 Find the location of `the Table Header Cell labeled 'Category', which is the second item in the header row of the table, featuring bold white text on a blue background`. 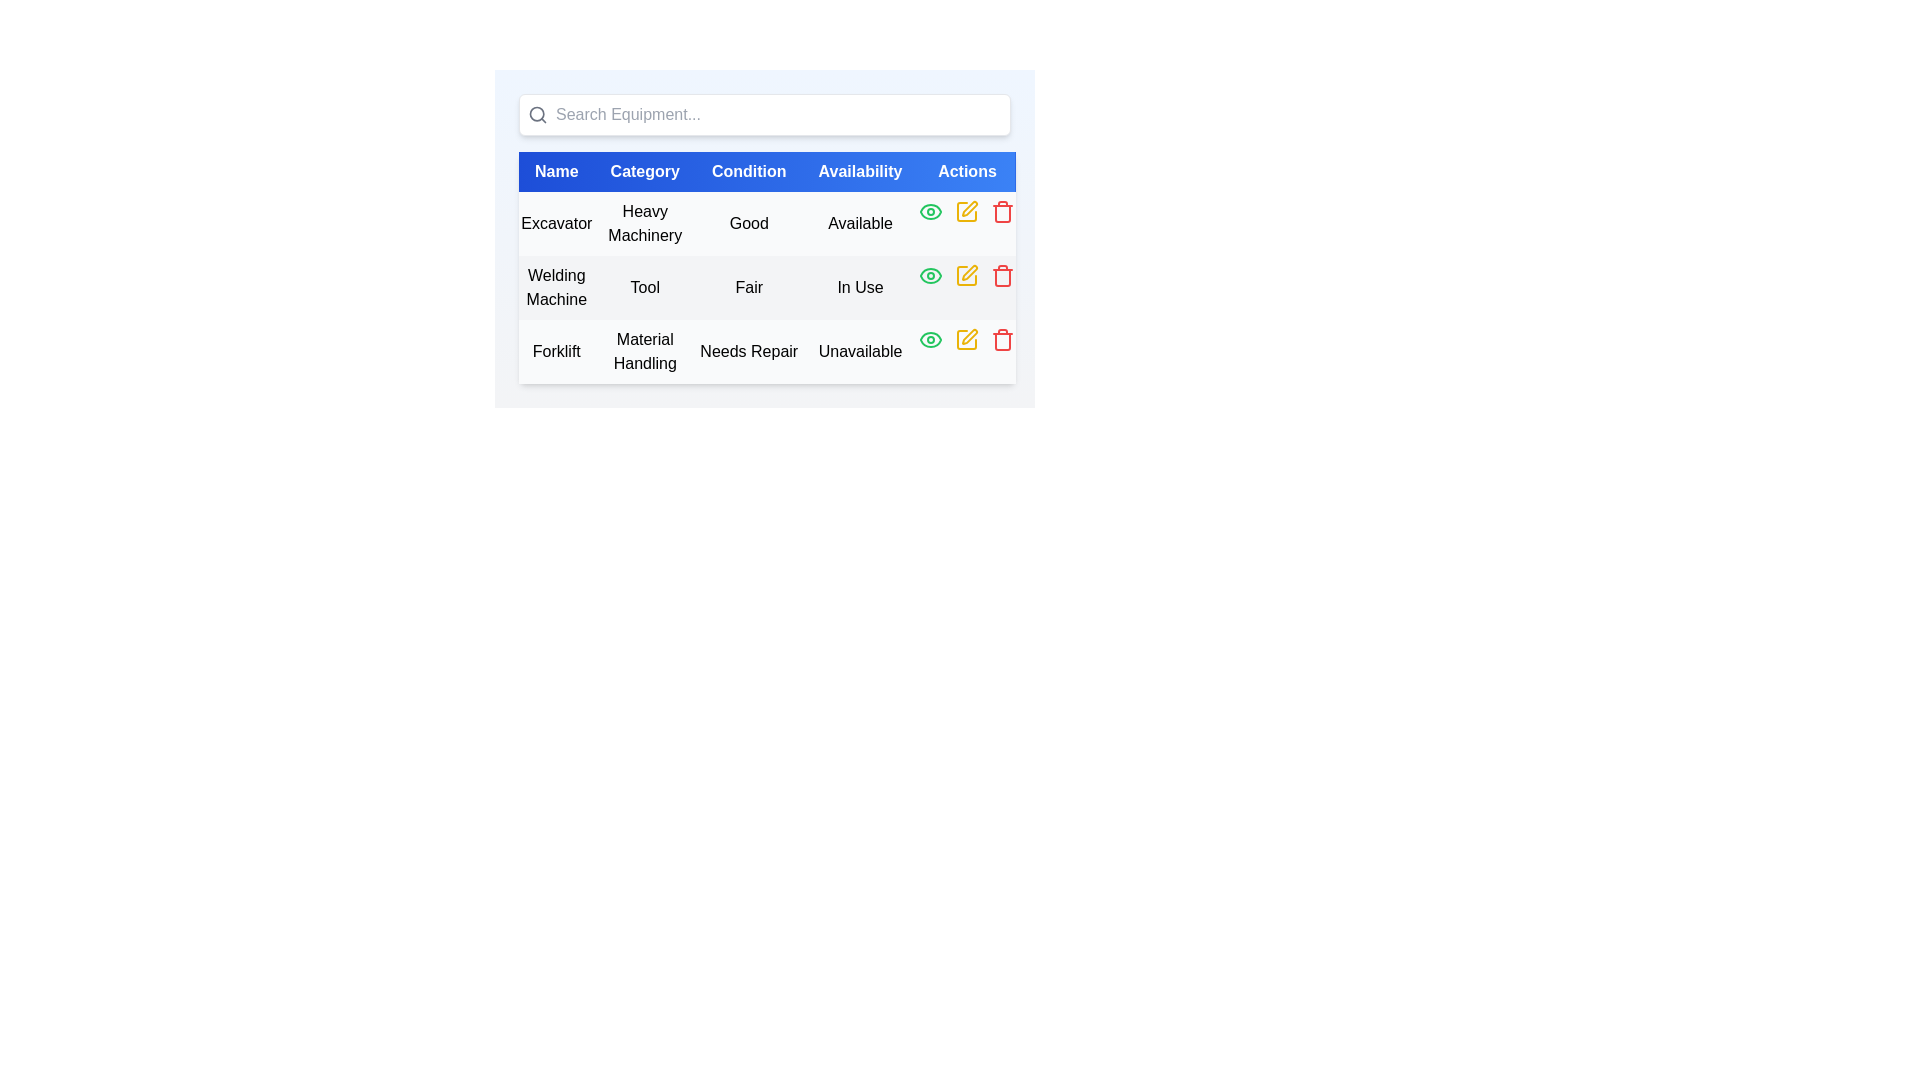

the Table Header Cell labeled 'Category', which is the second item in the header row of the table, featuring bold white text on a blue background is located at coordinates (645, 171).